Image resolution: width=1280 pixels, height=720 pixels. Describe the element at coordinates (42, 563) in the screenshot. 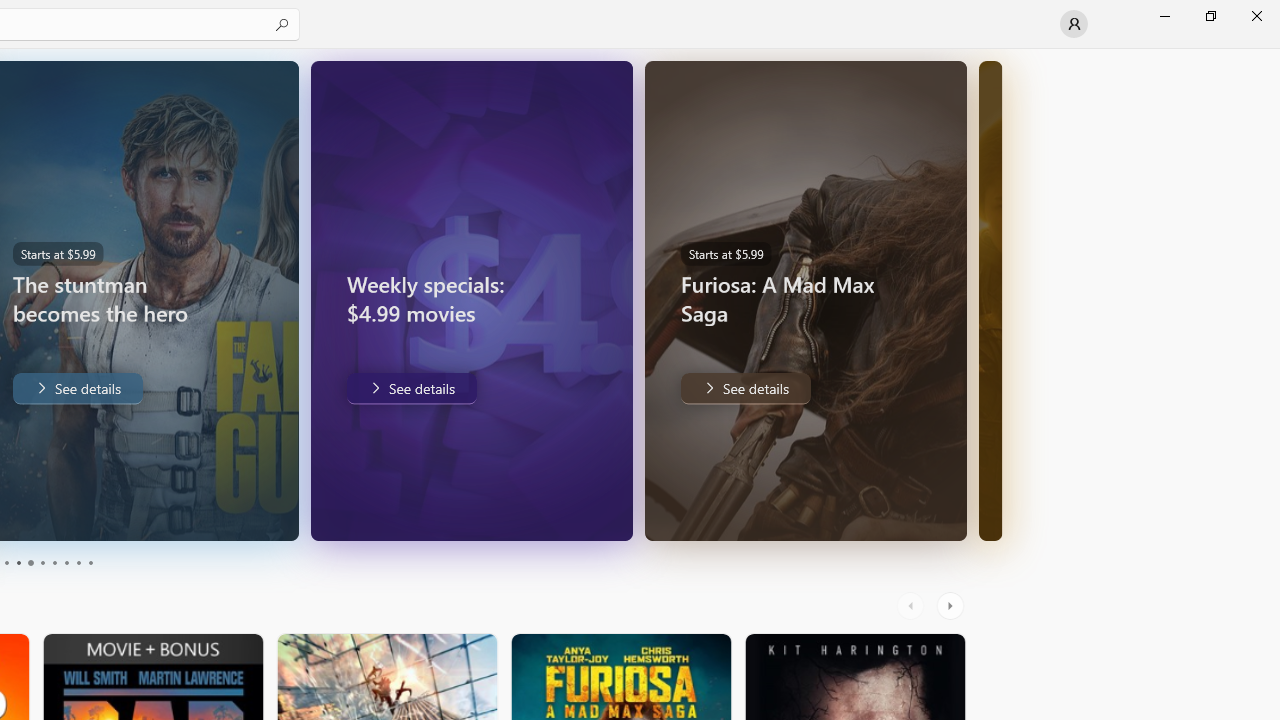

I see `'Page 6'` at that location.